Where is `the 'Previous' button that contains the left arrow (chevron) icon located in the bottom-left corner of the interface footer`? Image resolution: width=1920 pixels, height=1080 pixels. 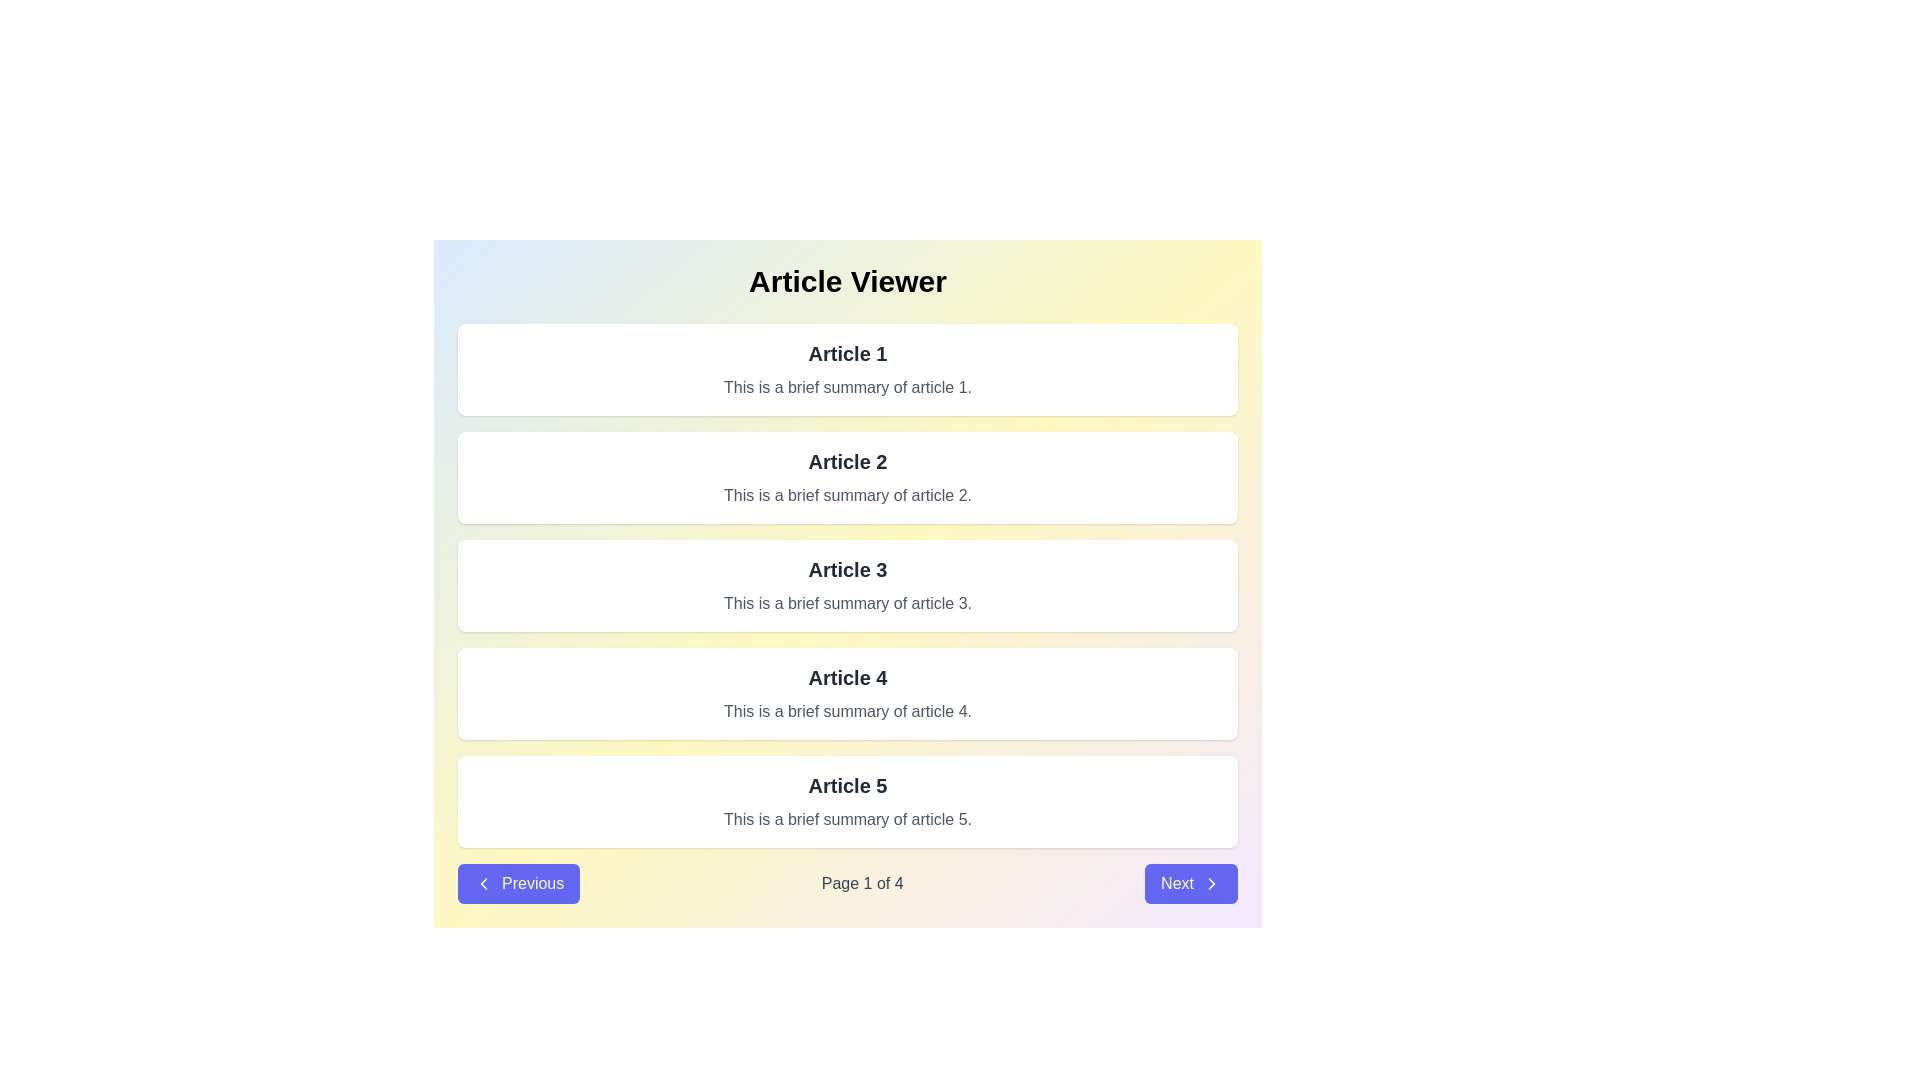 the 'Previous' button that contains the left arrow (chevron) icon located in the bottom-left corner of the interface footer is located at coordinates (484, 882).